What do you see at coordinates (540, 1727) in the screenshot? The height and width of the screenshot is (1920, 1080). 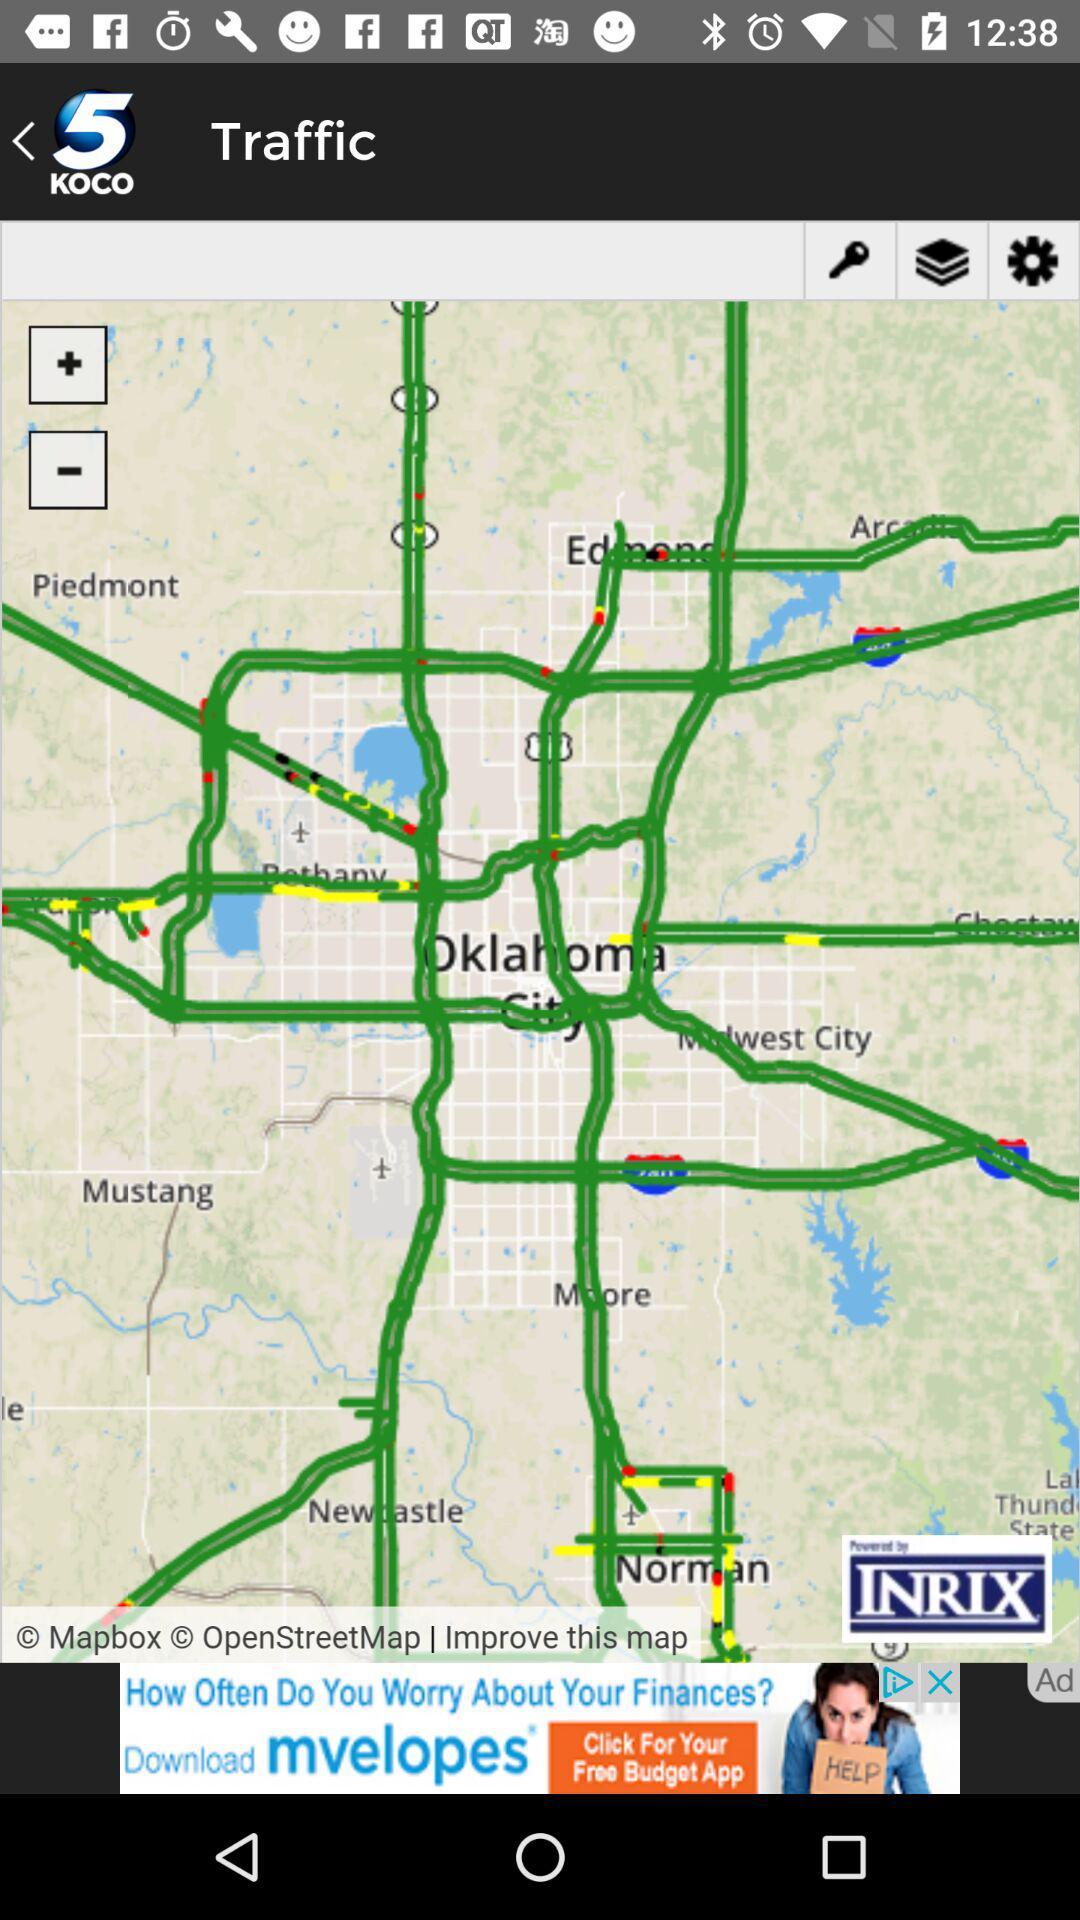 I see `open advertisement` at bounding box center [540, 1727].